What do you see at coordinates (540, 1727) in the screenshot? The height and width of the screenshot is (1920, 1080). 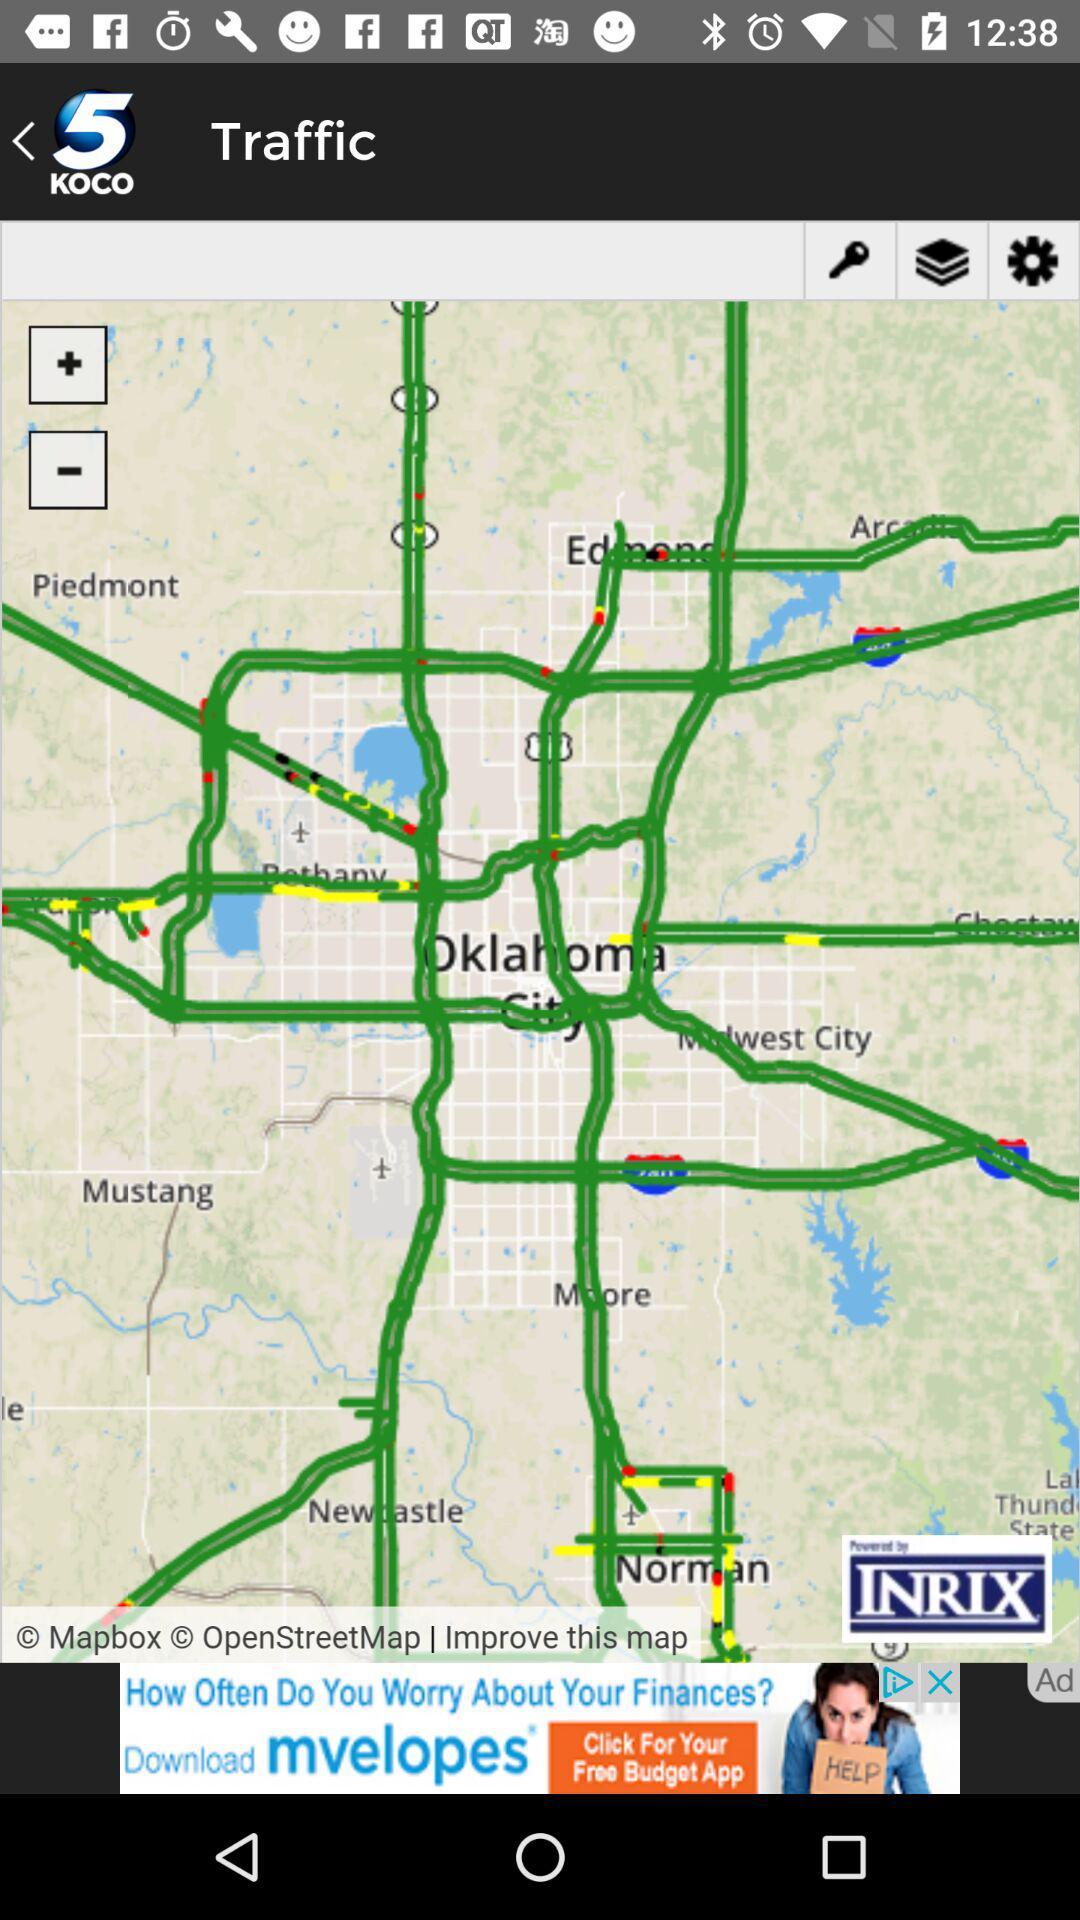 I see `open advertisement` at bounding box center [540, 1727].